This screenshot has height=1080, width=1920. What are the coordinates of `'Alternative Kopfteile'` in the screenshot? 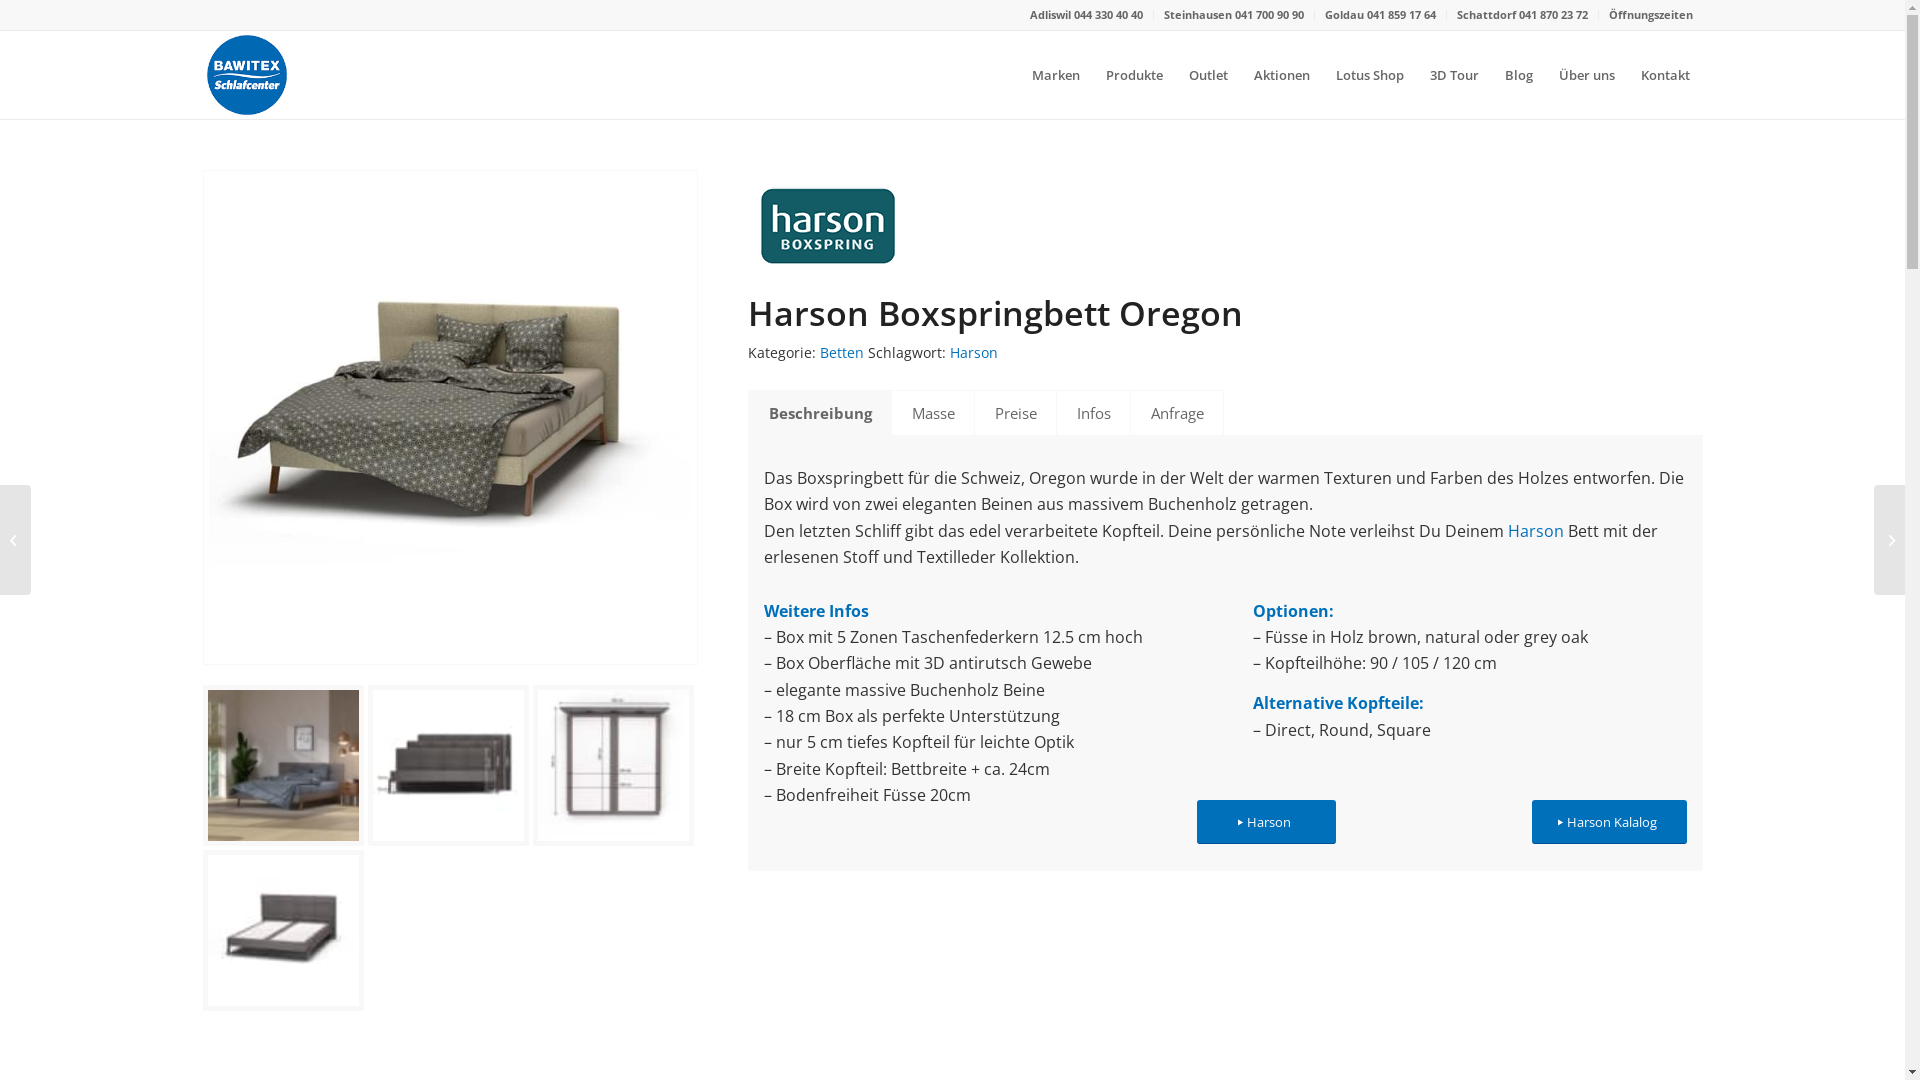 It's located at (1335, 701).